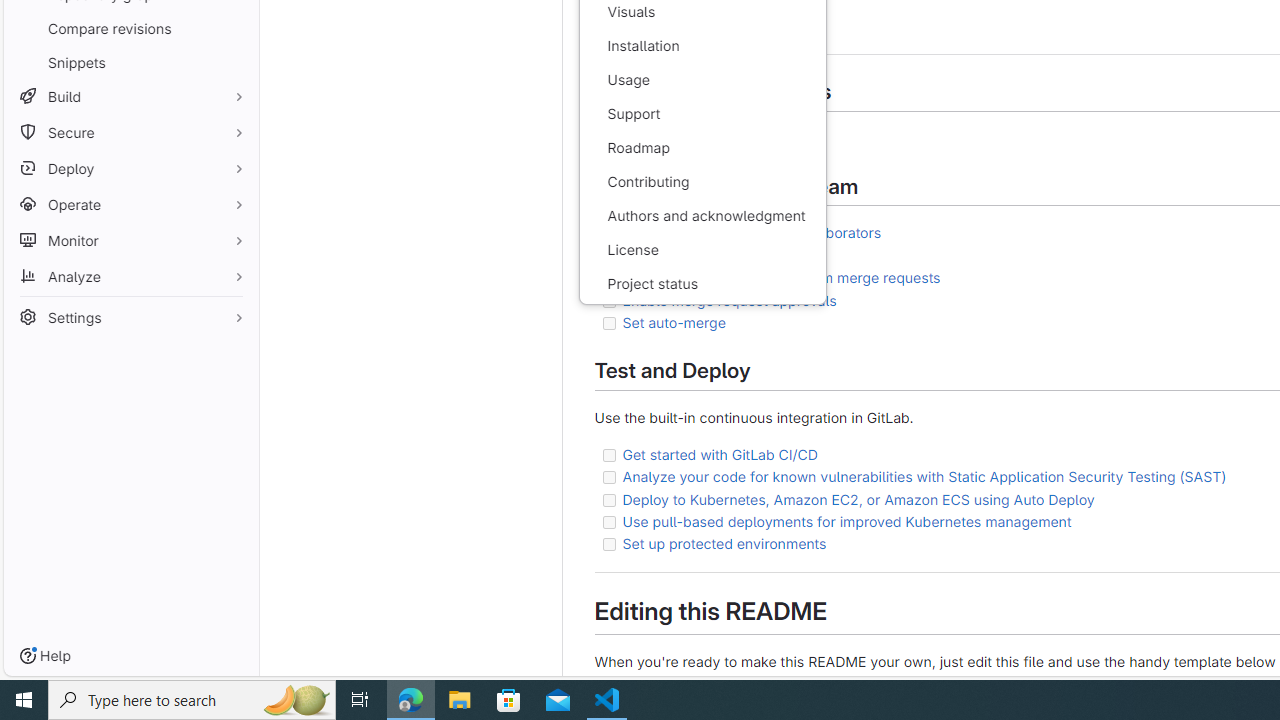 This screenshot has height=720, width=1280. I want to click on 'Secure', so click(130, 132).